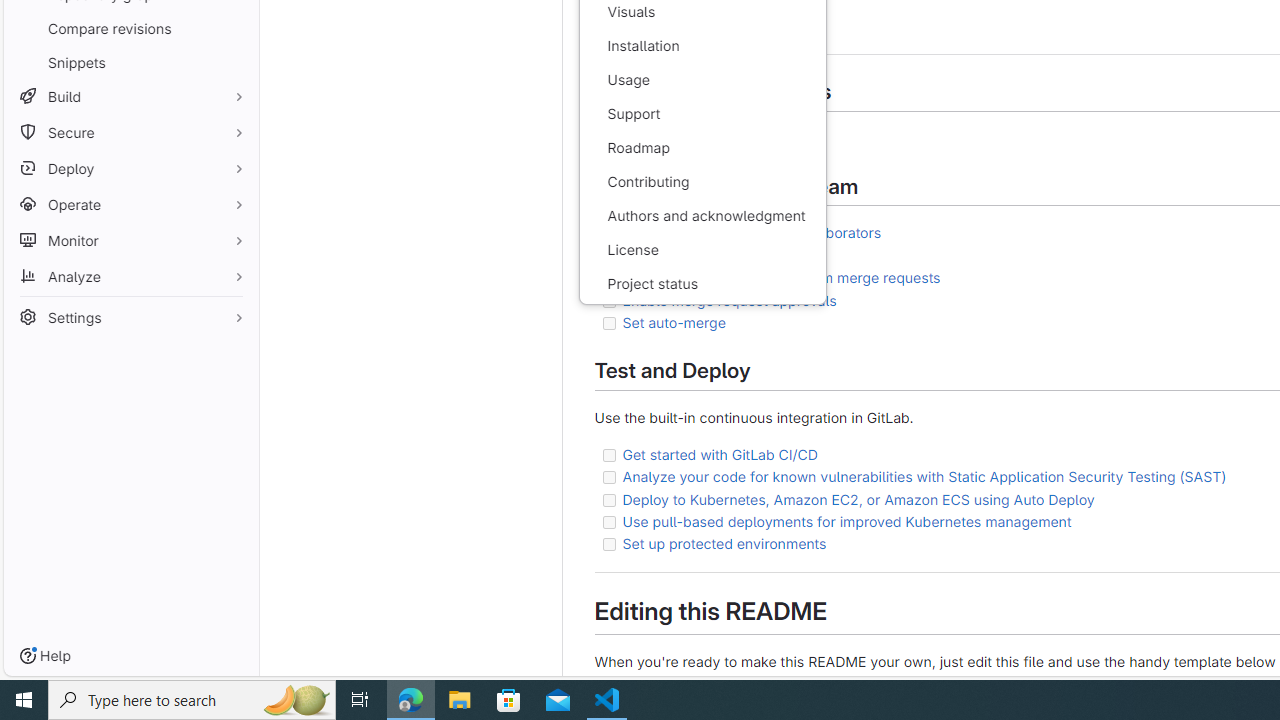 This screenshot has height=720, width=1280. I want to click on 'Secure', so click(130, 132).